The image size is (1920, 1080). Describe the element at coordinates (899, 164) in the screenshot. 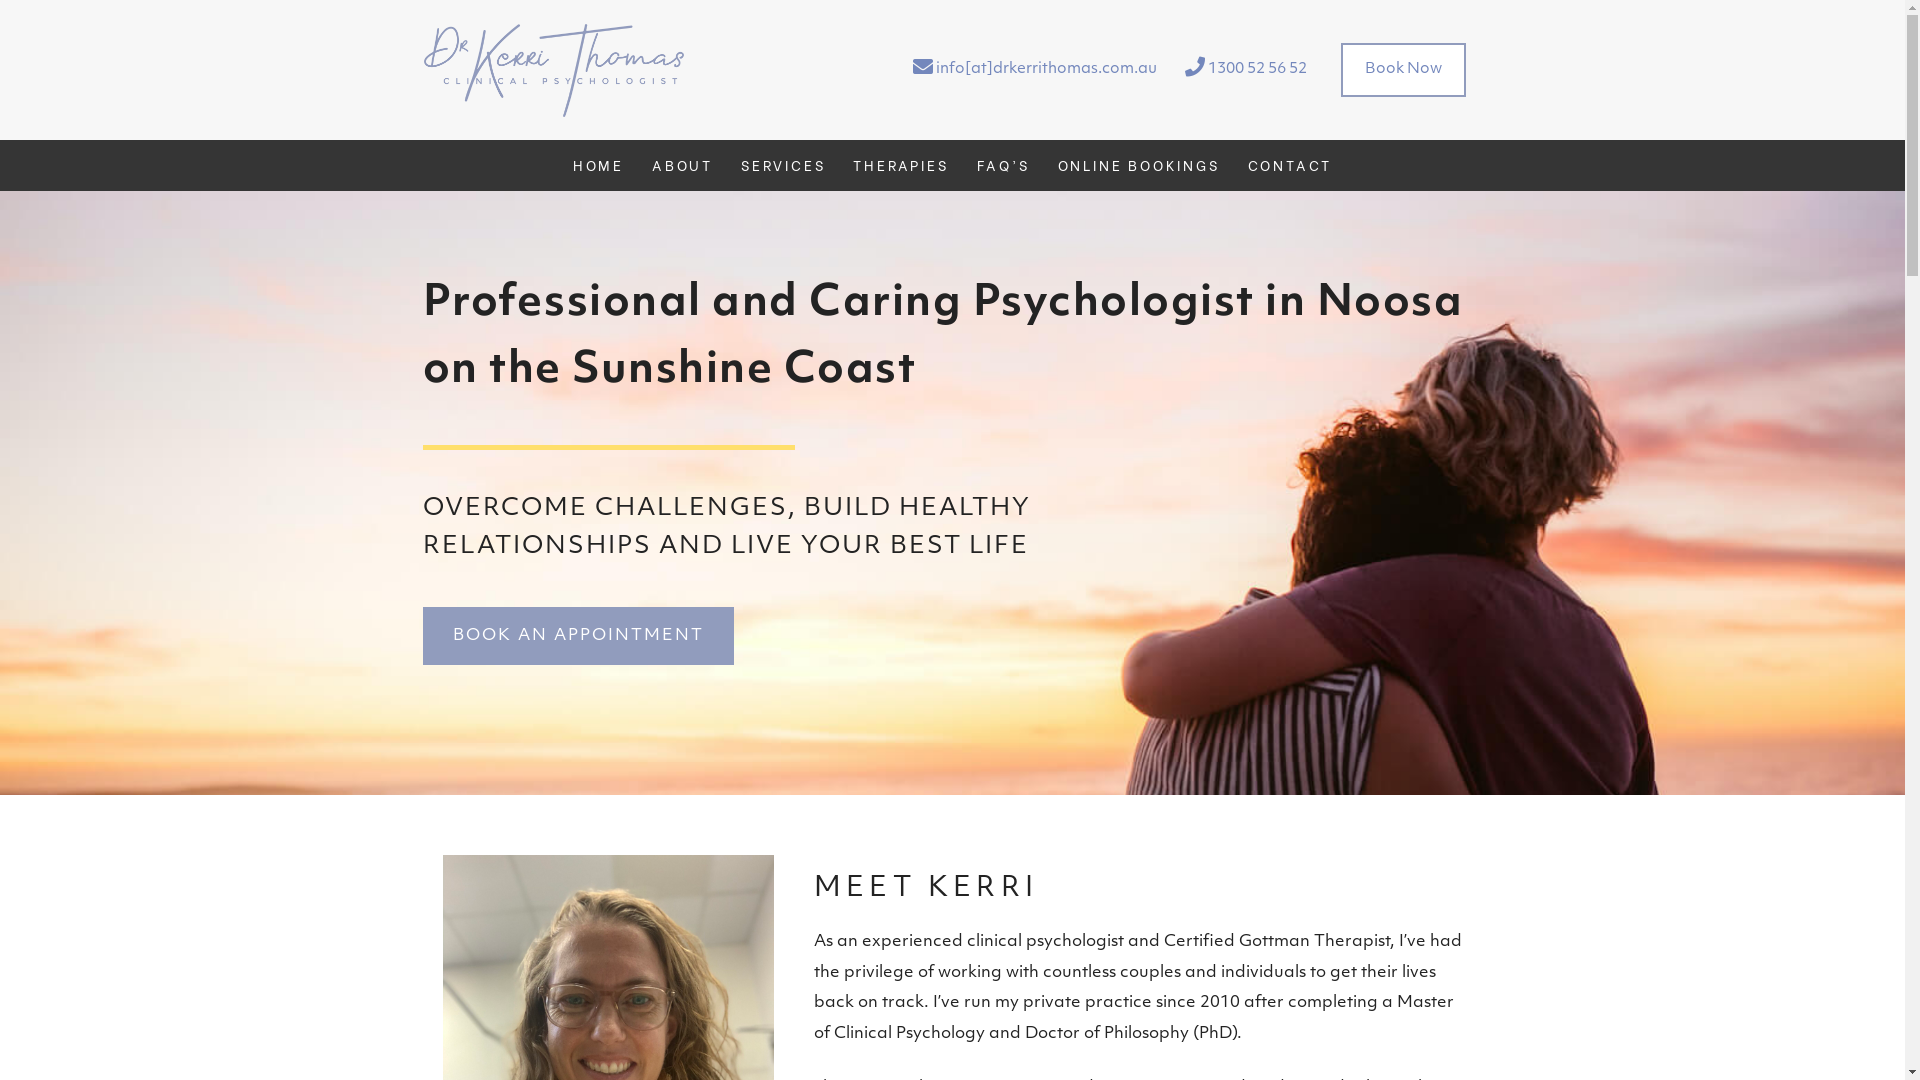

I see `'THERAPIES'` at that location.